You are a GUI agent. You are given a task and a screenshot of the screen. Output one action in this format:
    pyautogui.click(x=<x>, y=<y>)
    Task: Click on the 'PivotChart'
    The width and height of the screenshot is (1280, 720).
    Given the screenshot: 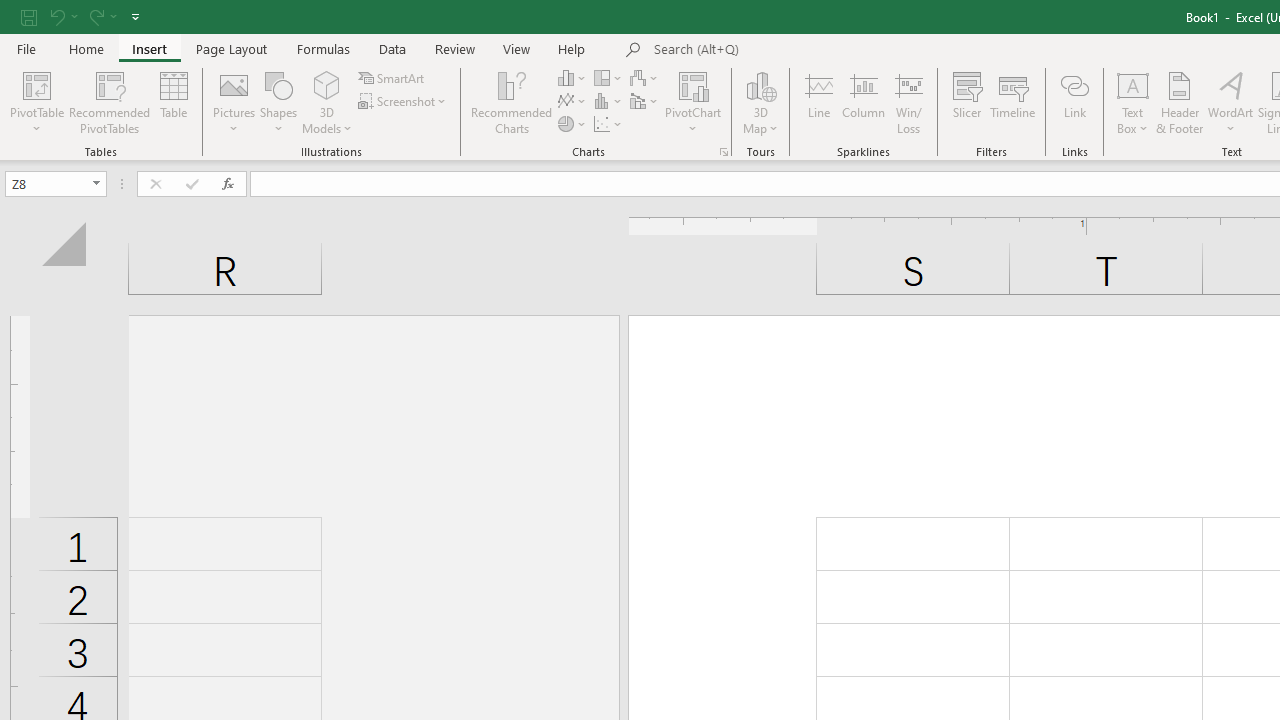 What is the action you would take?
    pyautogui.click(x=693, y=84)
    